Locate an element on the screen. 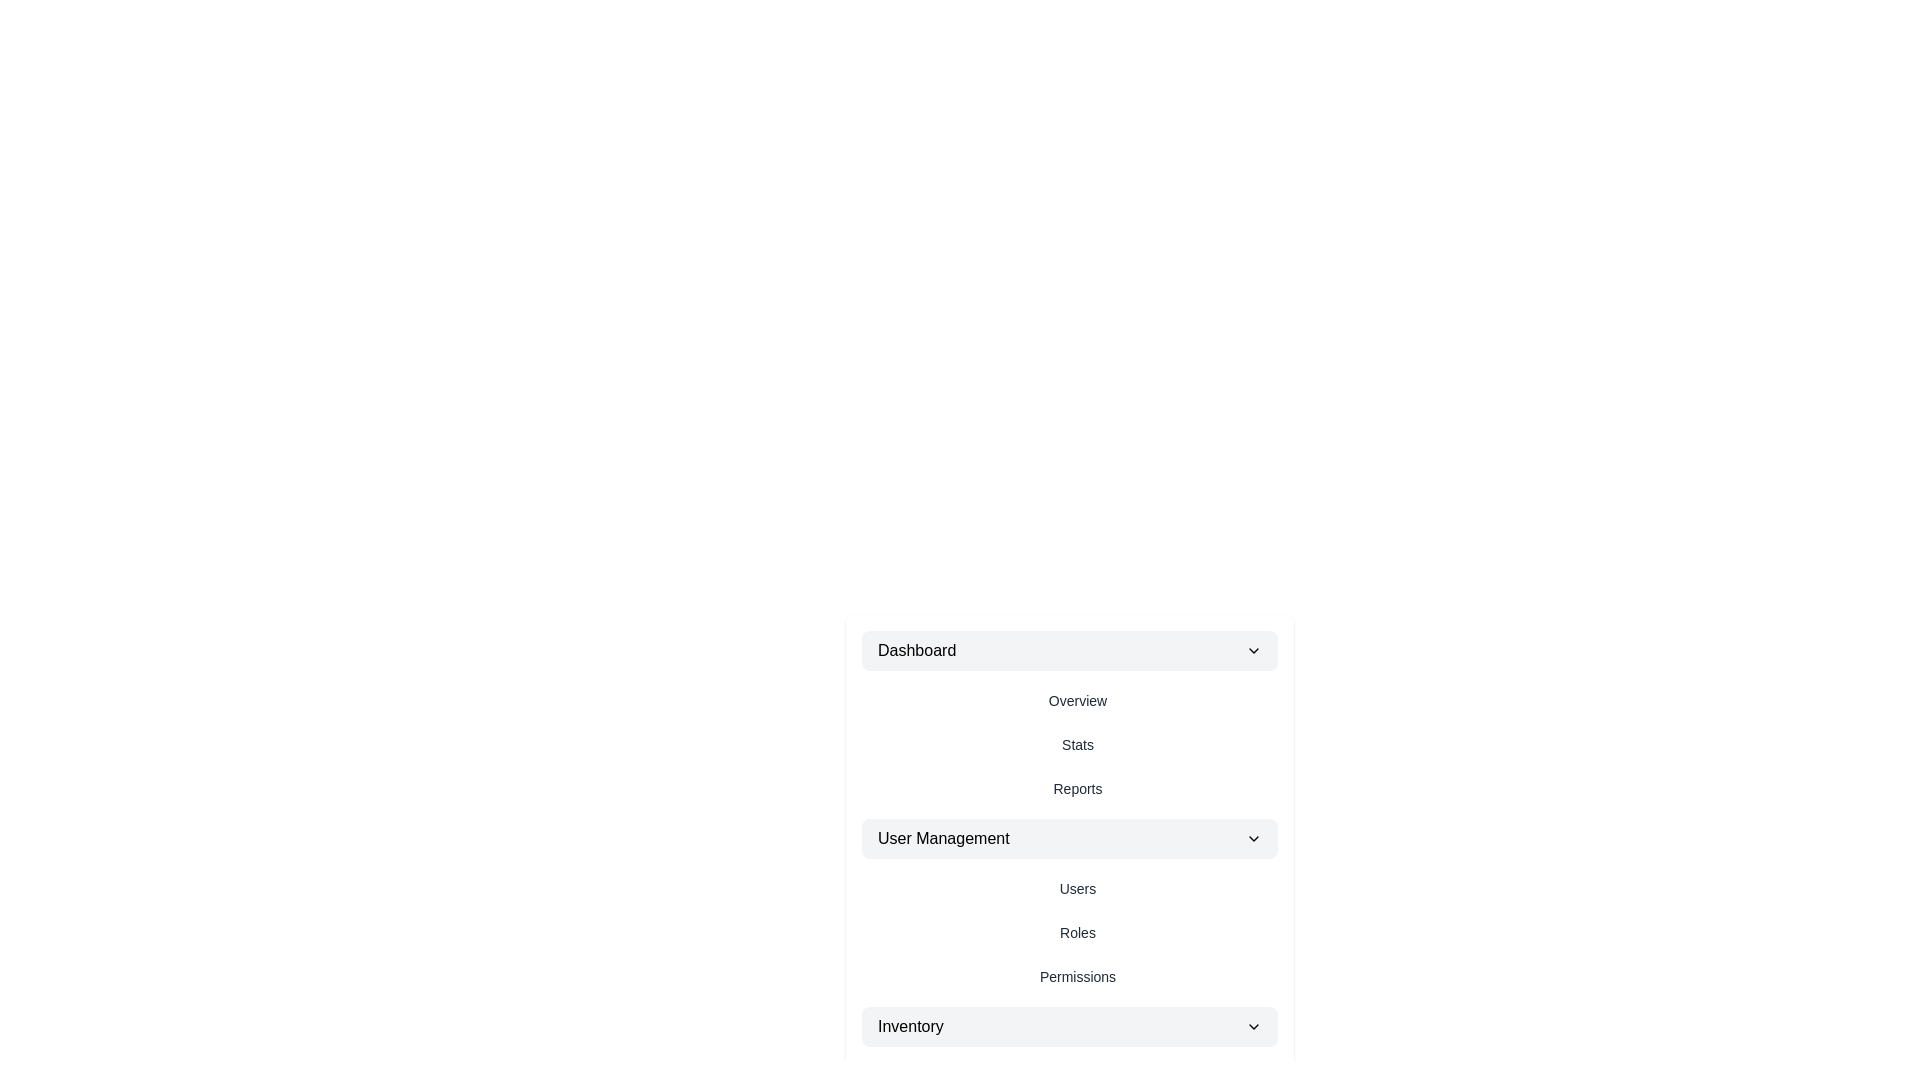 The image size is (1920, 1080). the menu item Users from the StyledMenu is located at coordinates (1077, 887).